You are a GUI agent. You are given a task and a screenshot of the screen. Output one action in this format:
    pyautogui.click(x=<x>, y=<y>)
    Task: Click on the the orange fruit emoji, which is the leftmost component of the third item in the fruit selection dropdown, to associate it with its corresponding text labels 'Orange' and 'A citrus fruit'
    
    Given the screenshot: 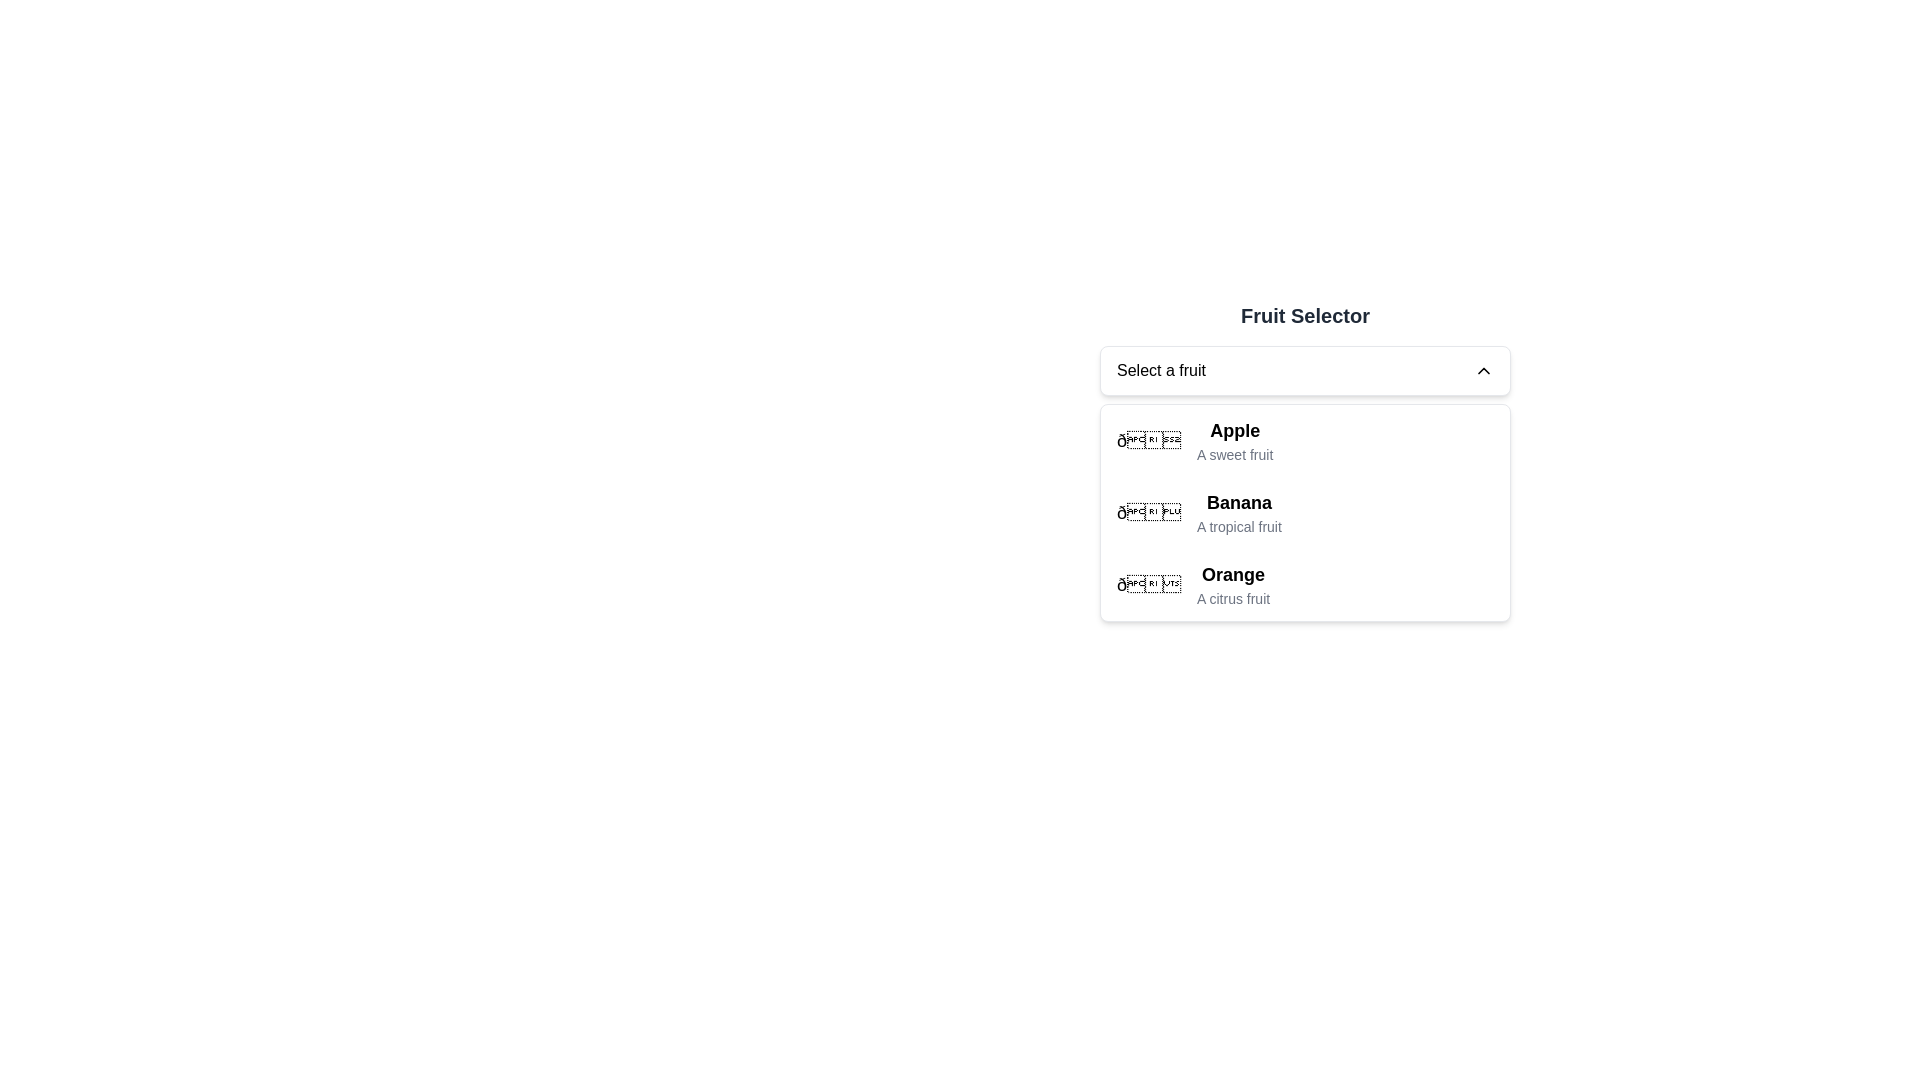 What is the action you would take?
    pyautogui.click(x=1156, y=585)
    